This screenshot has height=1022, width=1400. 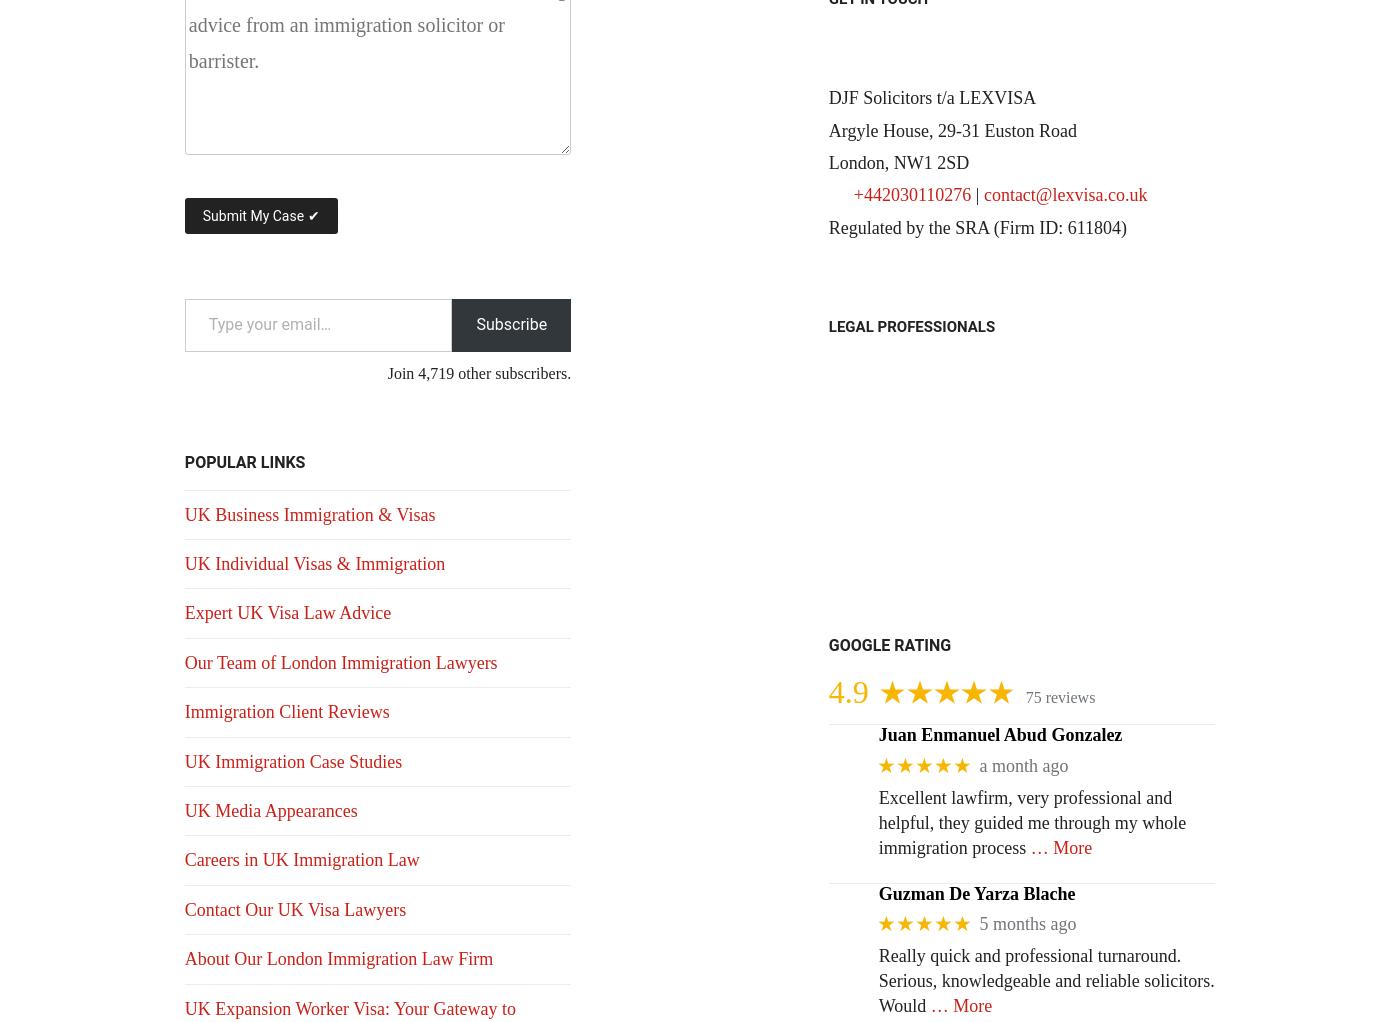 What do you see at coordinates (847, 690) in the screenshot?
I see `'4.9'` at bounding box center [847, 690].